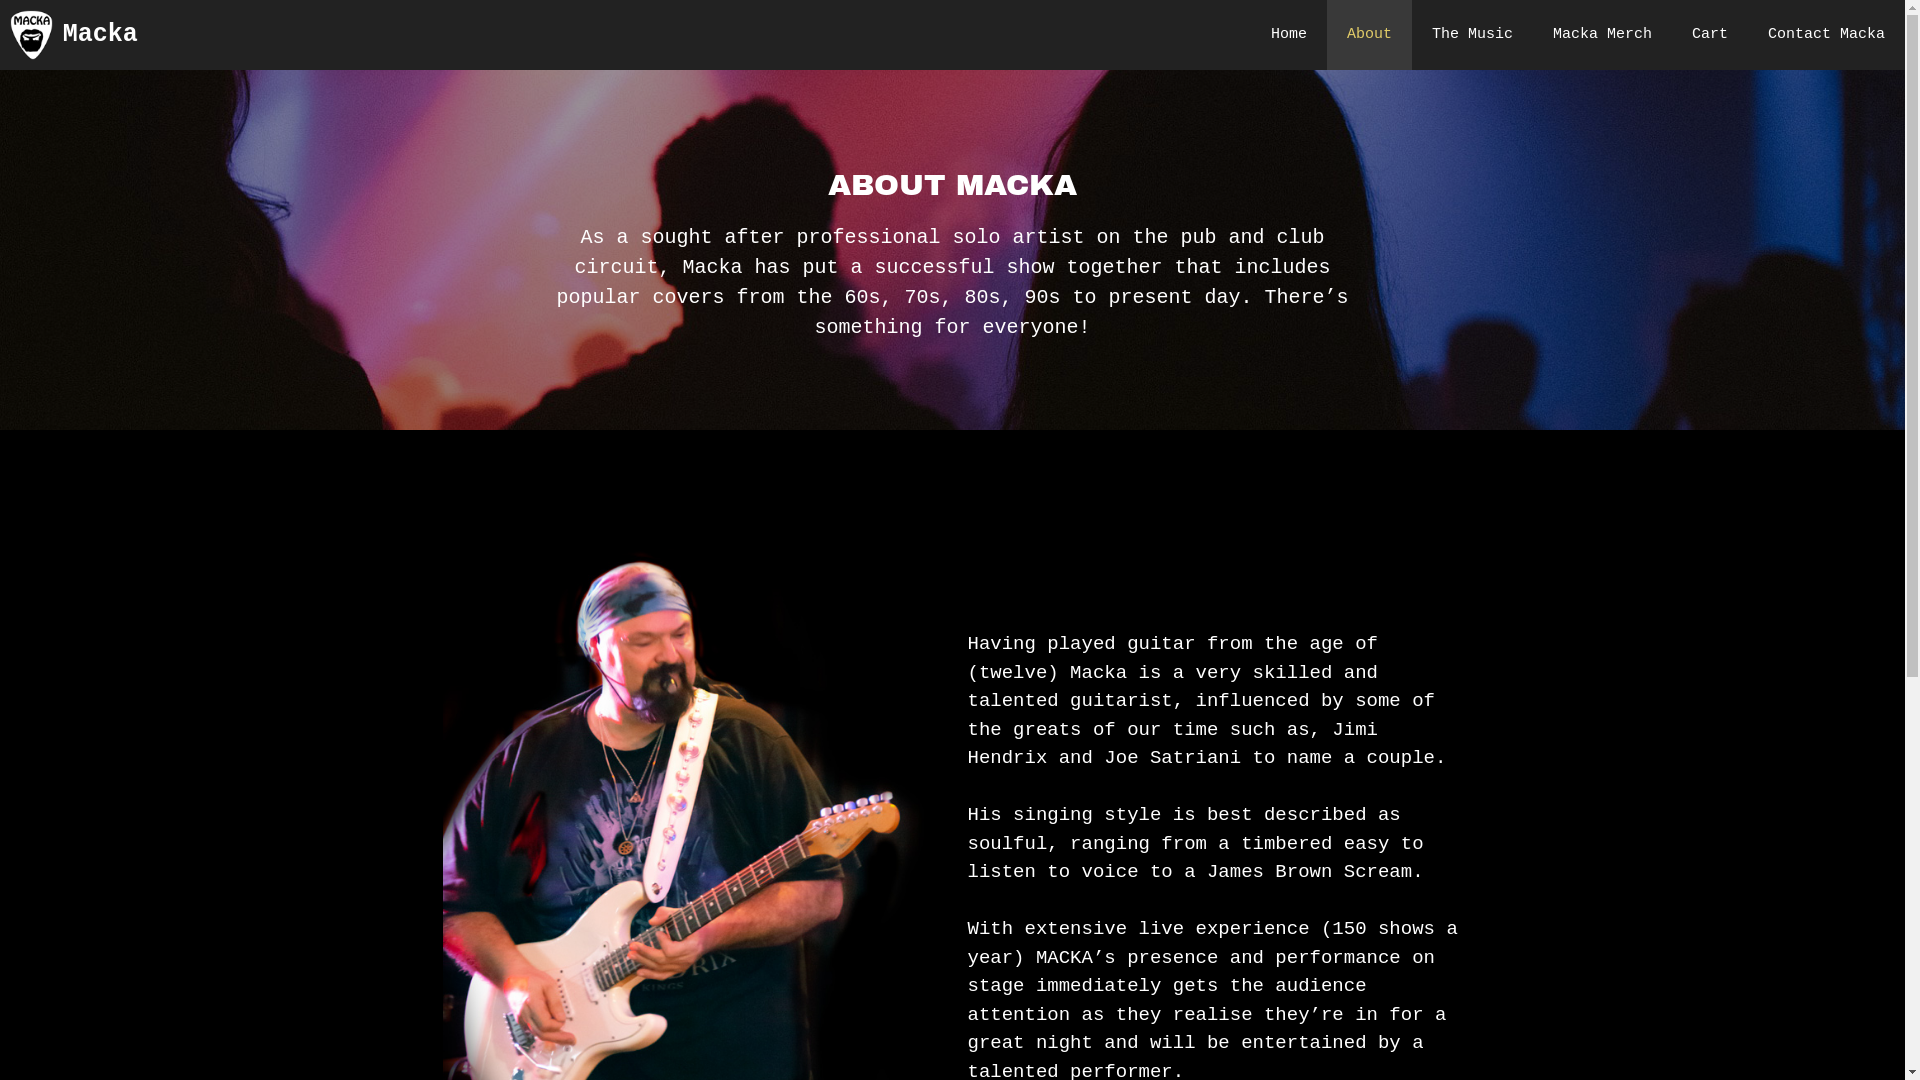 The image size is (1920, 1080). What do you see at coordinates (1826, 34) in the screenshot?
I see `'Contact Macka'` at bounding box center [1826, 34].